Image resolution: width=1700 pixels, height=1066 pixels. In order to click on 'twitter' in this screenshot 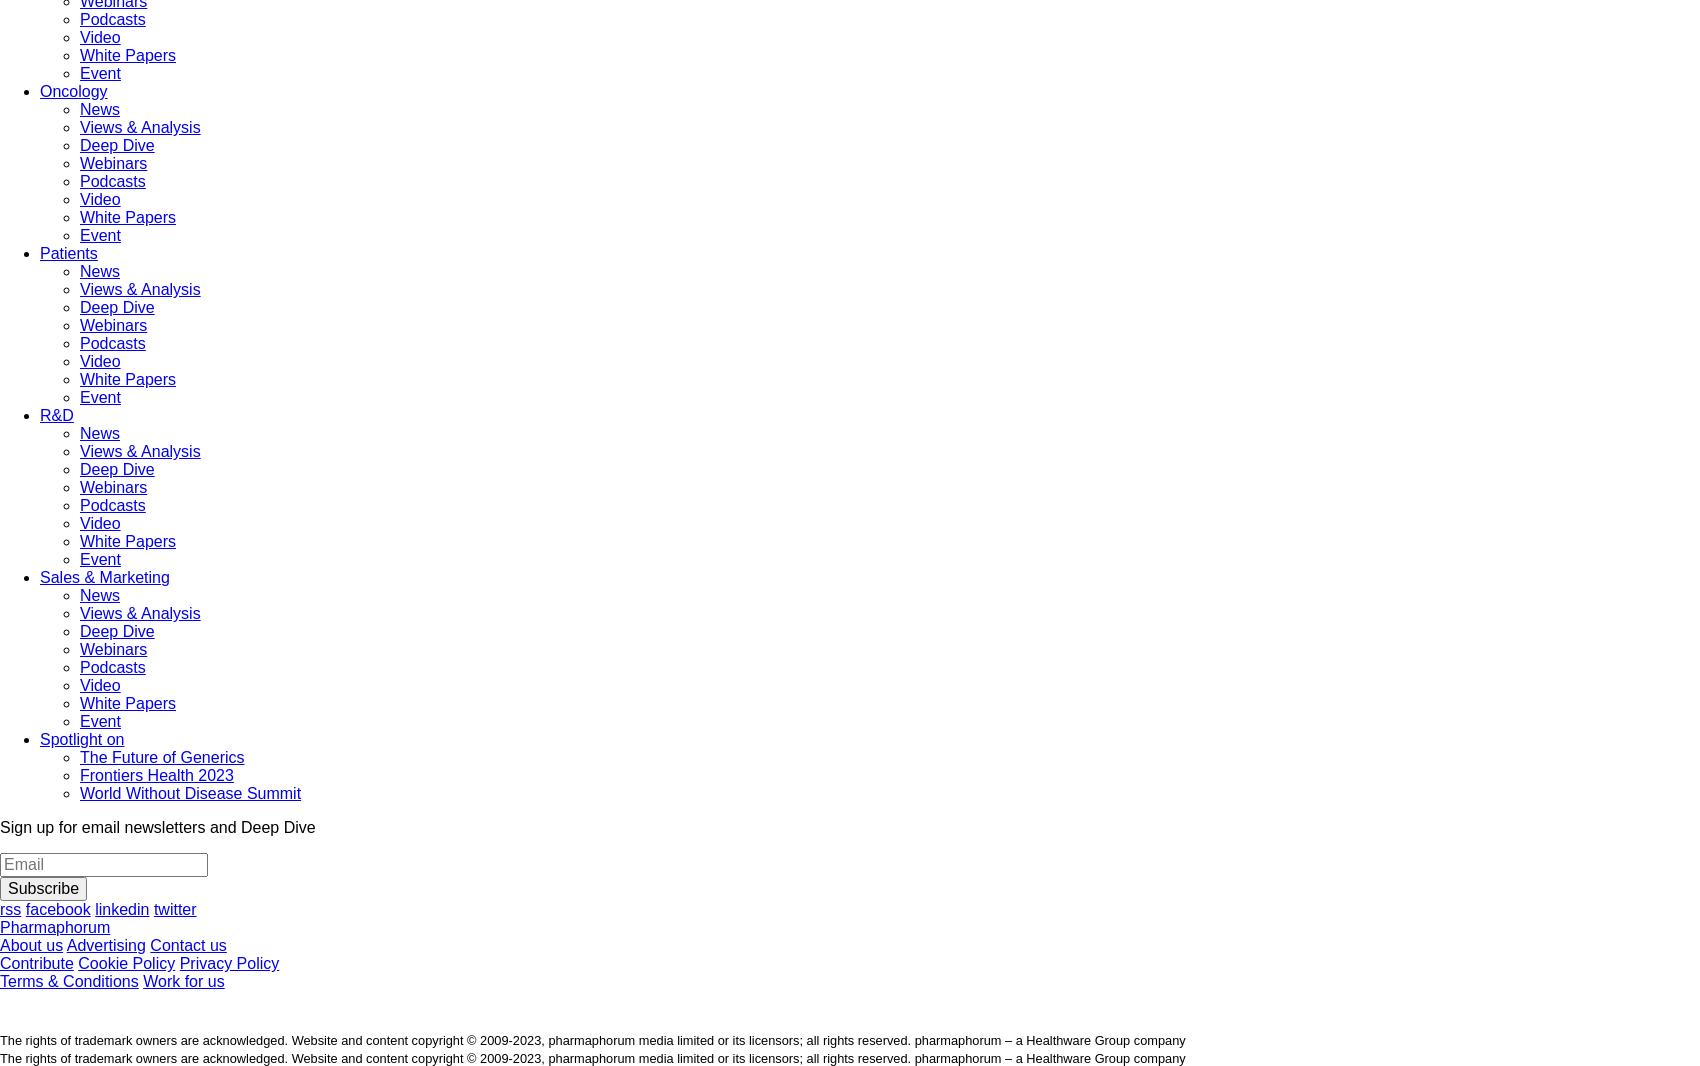, I will do `click(152, 909)`.